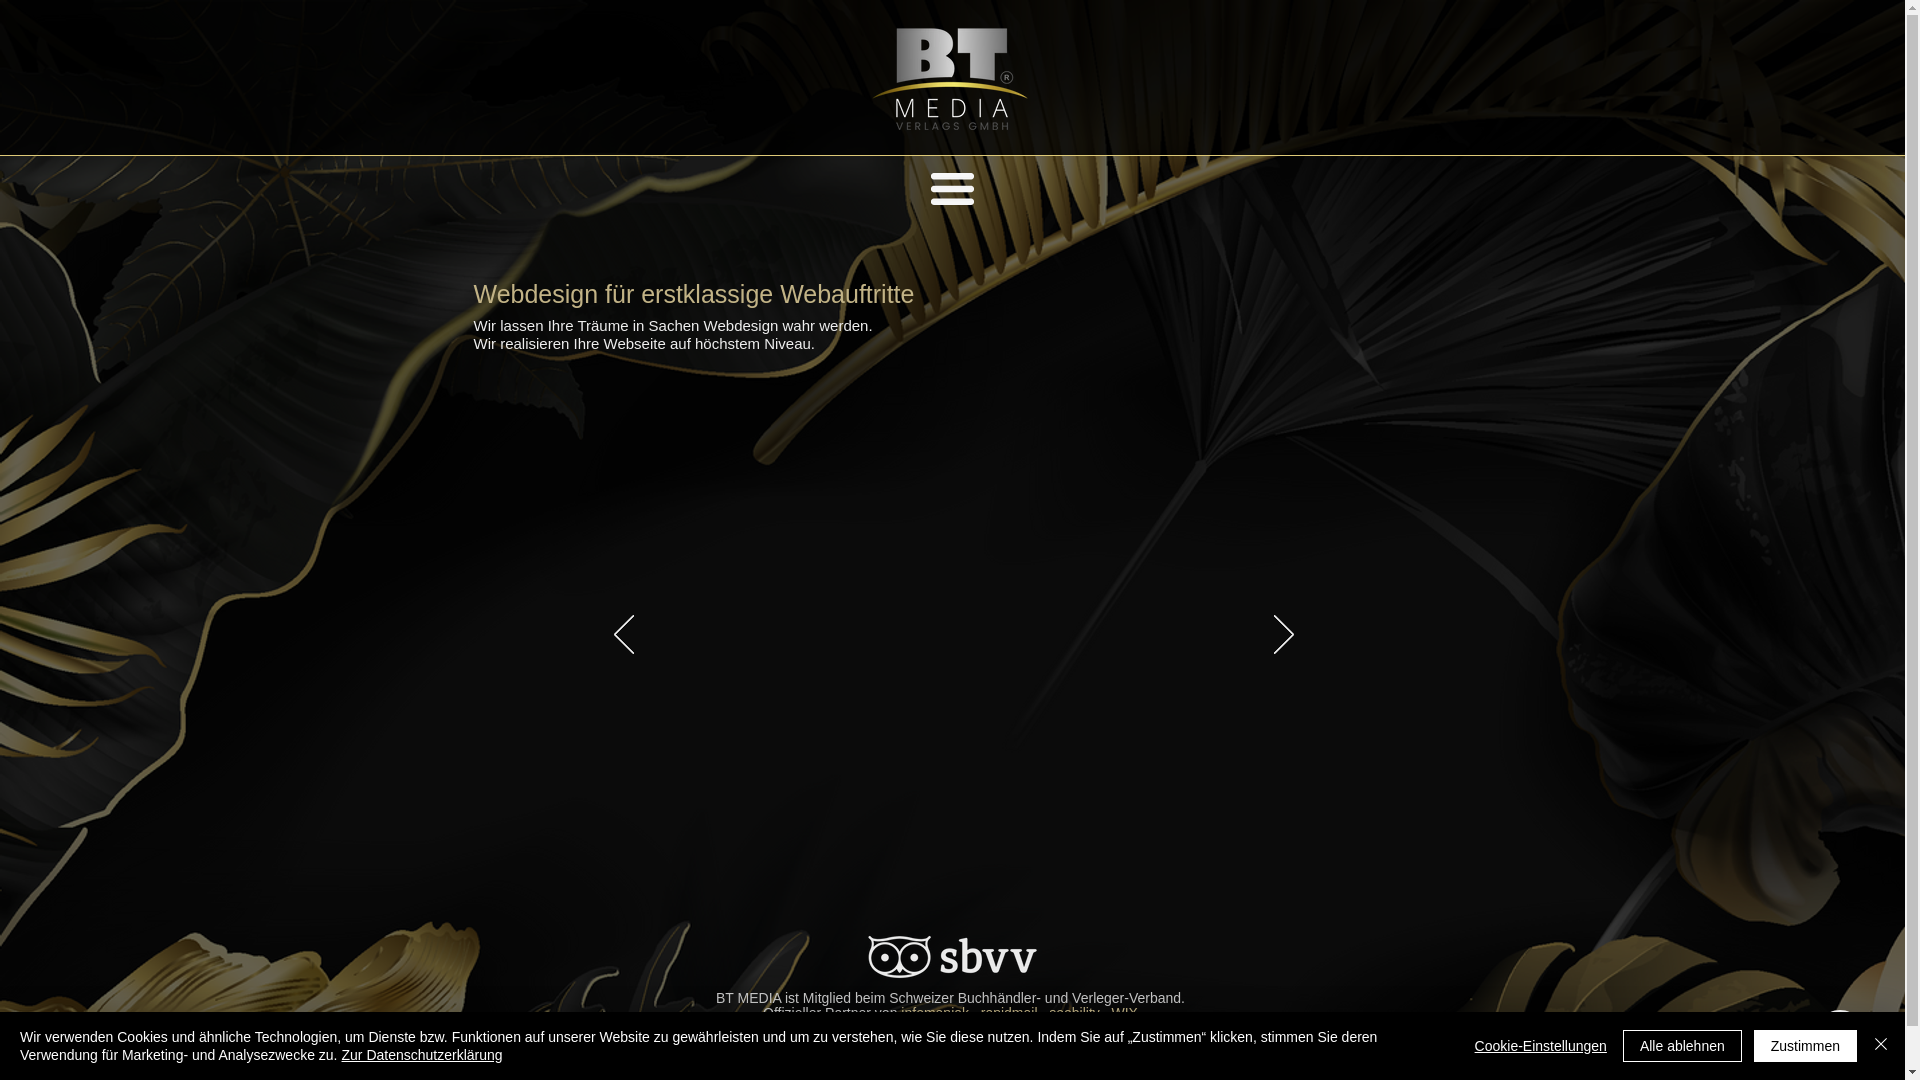 This screenshot has height=1080, width=1920. I want to click on 'info@btmedia.ch', so click(1054, 1059).